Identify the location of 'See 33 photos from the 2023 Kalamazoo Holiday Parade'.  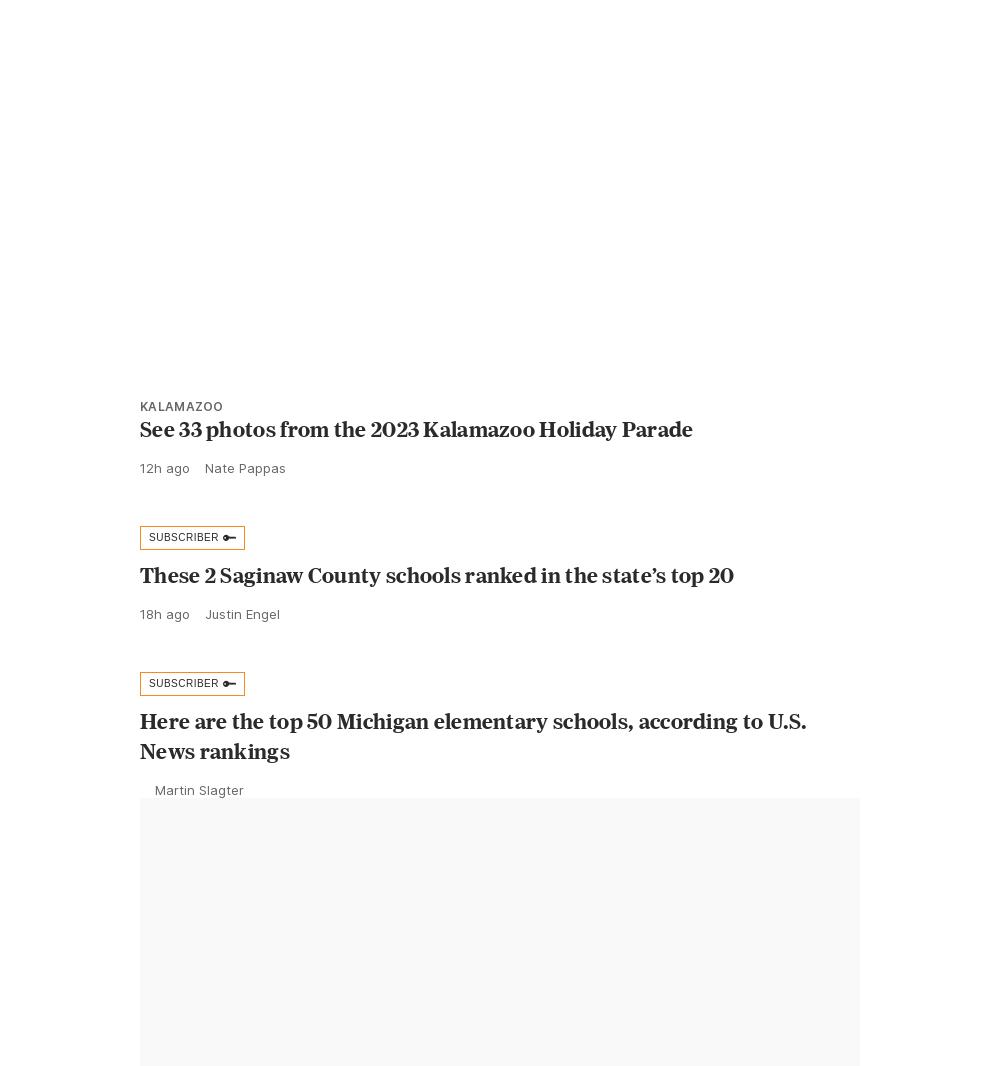
(416, 472).